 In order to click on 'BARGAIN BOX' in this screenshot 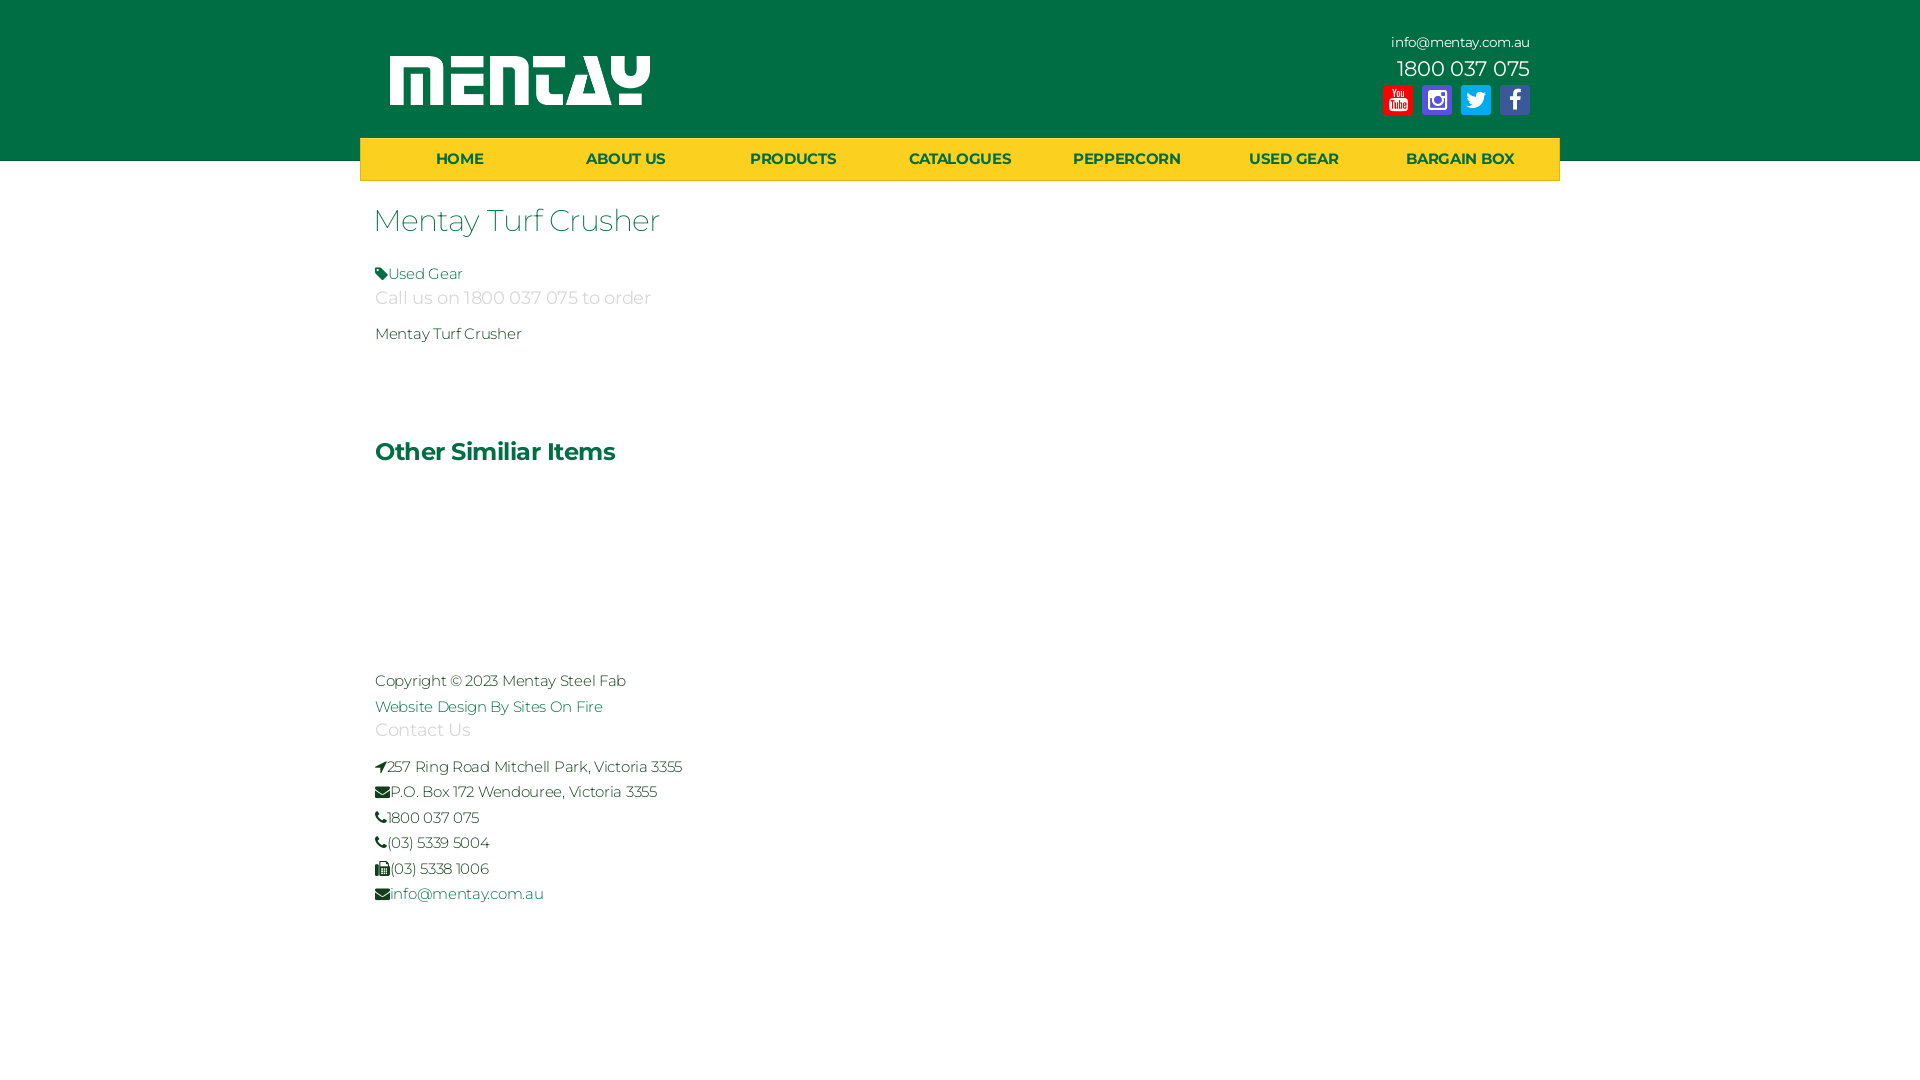, I will do `click(1376, 158)`.